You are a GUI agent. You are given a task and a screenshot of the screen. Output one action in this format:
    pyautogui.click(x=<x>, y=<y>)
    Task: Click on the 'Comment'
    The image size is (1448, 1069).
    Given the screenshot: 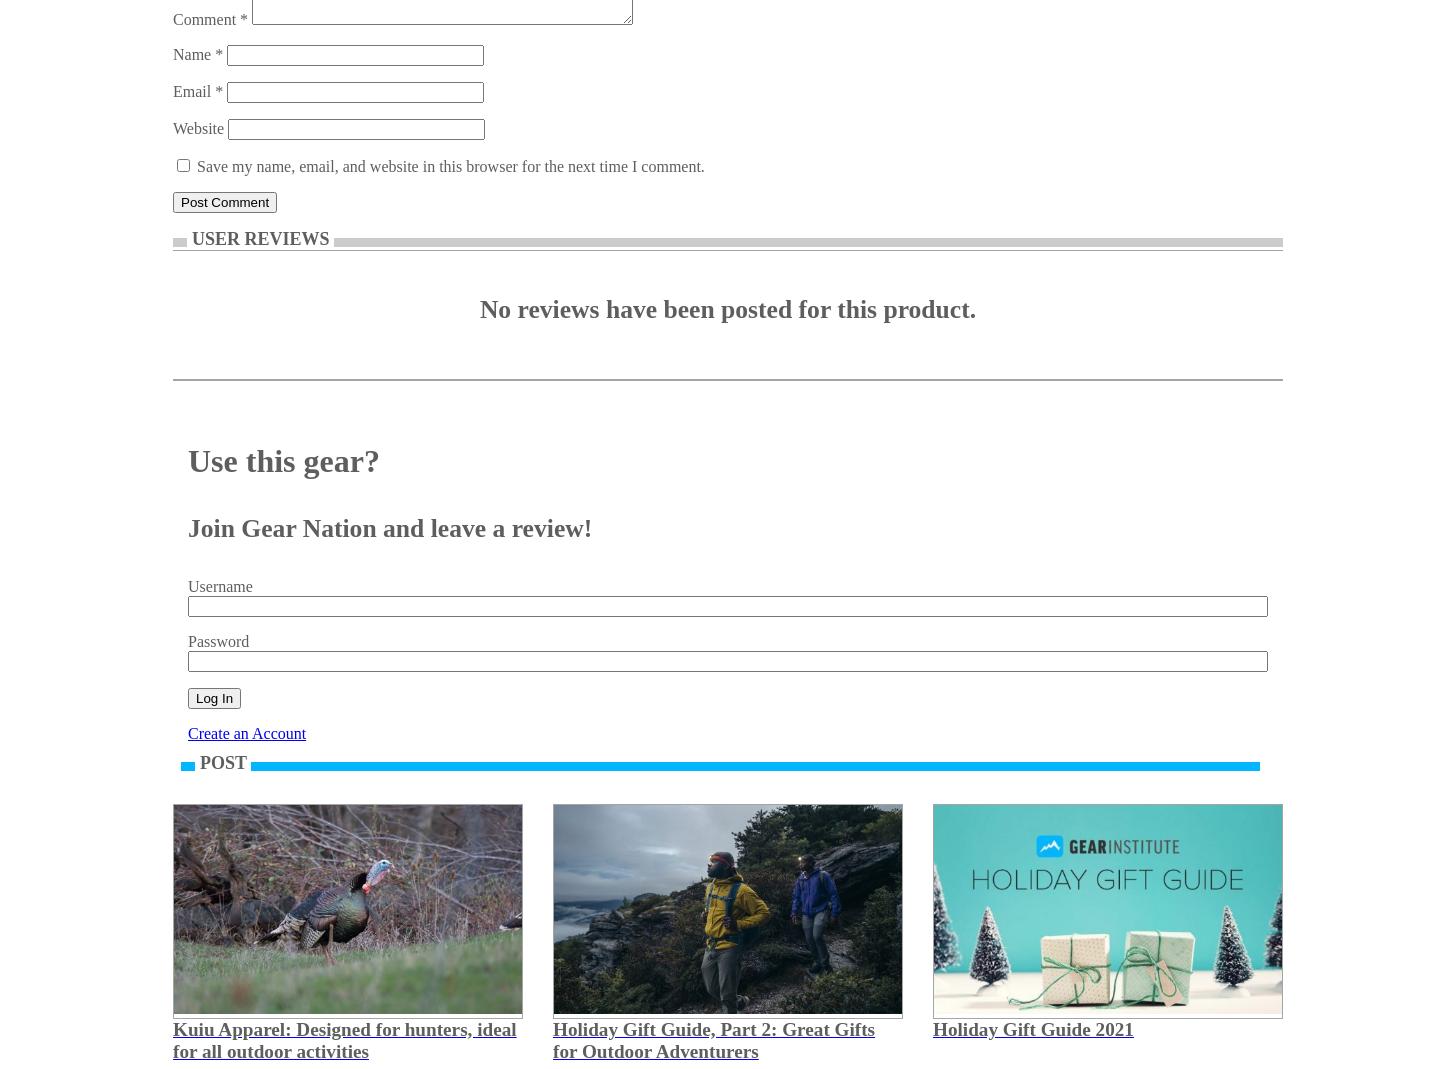 What is the action you would take?
    pyautogui.click(x=172, y=18)
    